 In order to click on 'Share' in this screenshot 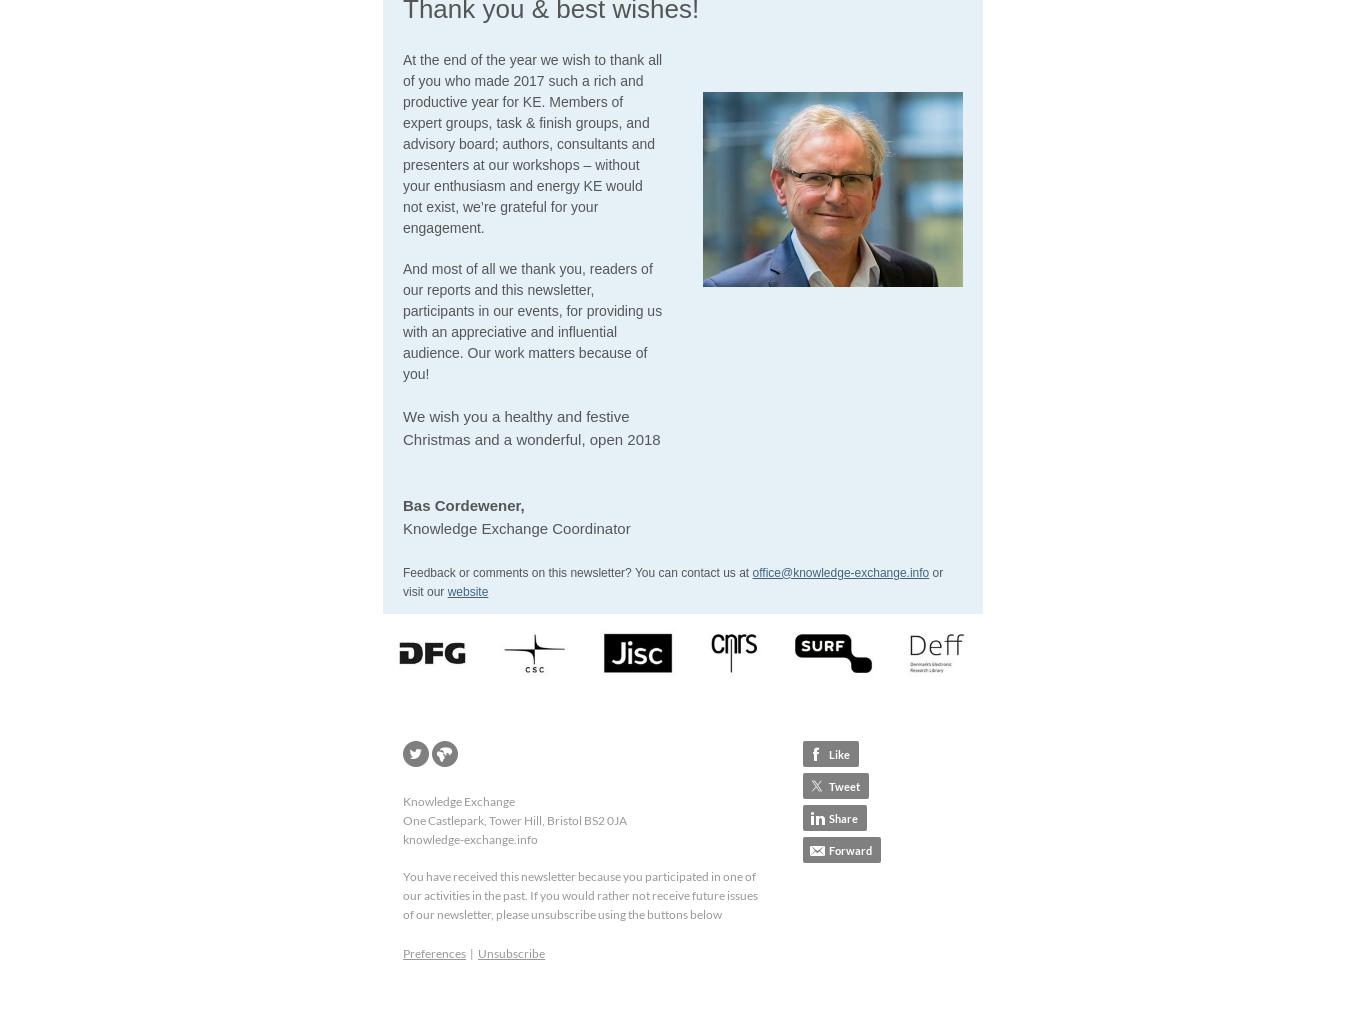, I will do `click(843, 818)`.